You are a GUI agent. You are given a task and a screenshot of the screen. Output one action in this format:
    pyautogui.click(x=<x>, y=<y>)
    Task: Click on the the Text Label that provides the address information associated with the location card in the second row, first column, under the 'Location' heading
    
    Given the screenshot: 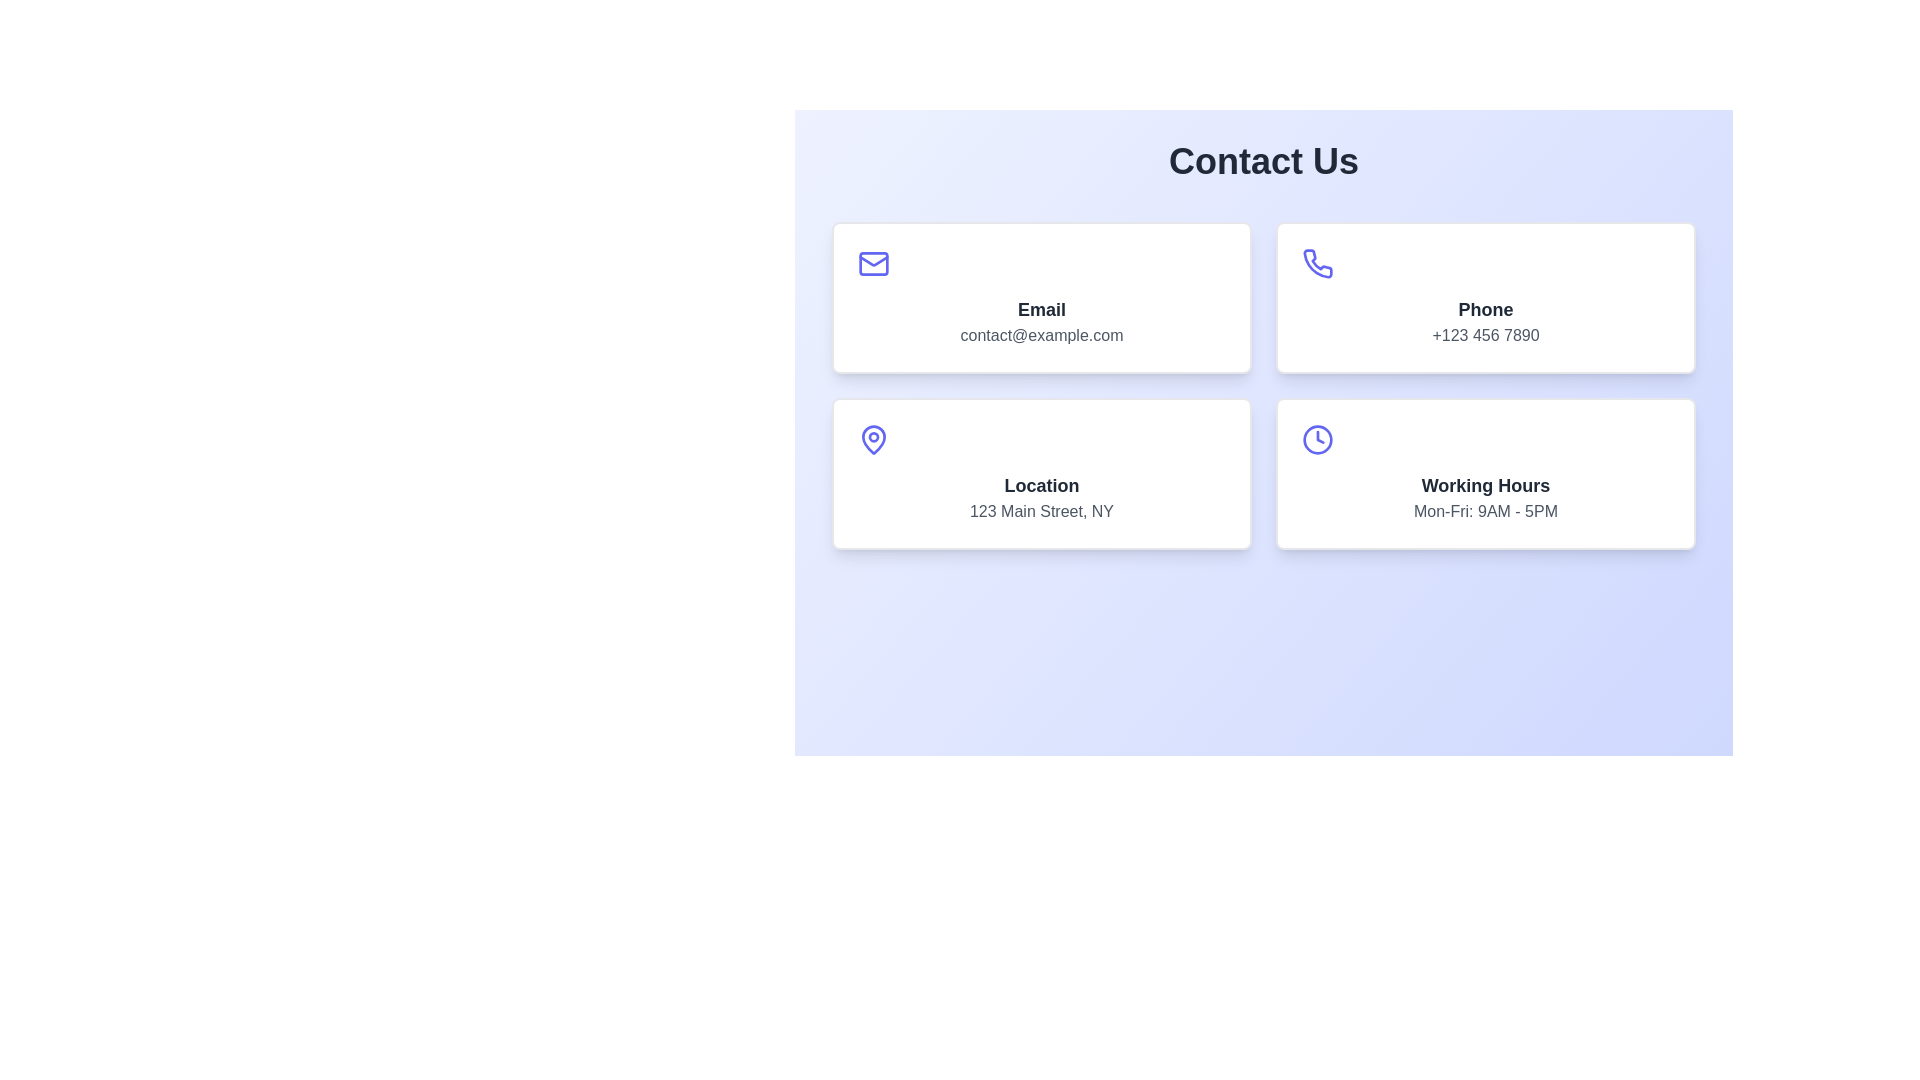 What is the action you would take?
    pyautogui.click(x=1040, y=511)
    